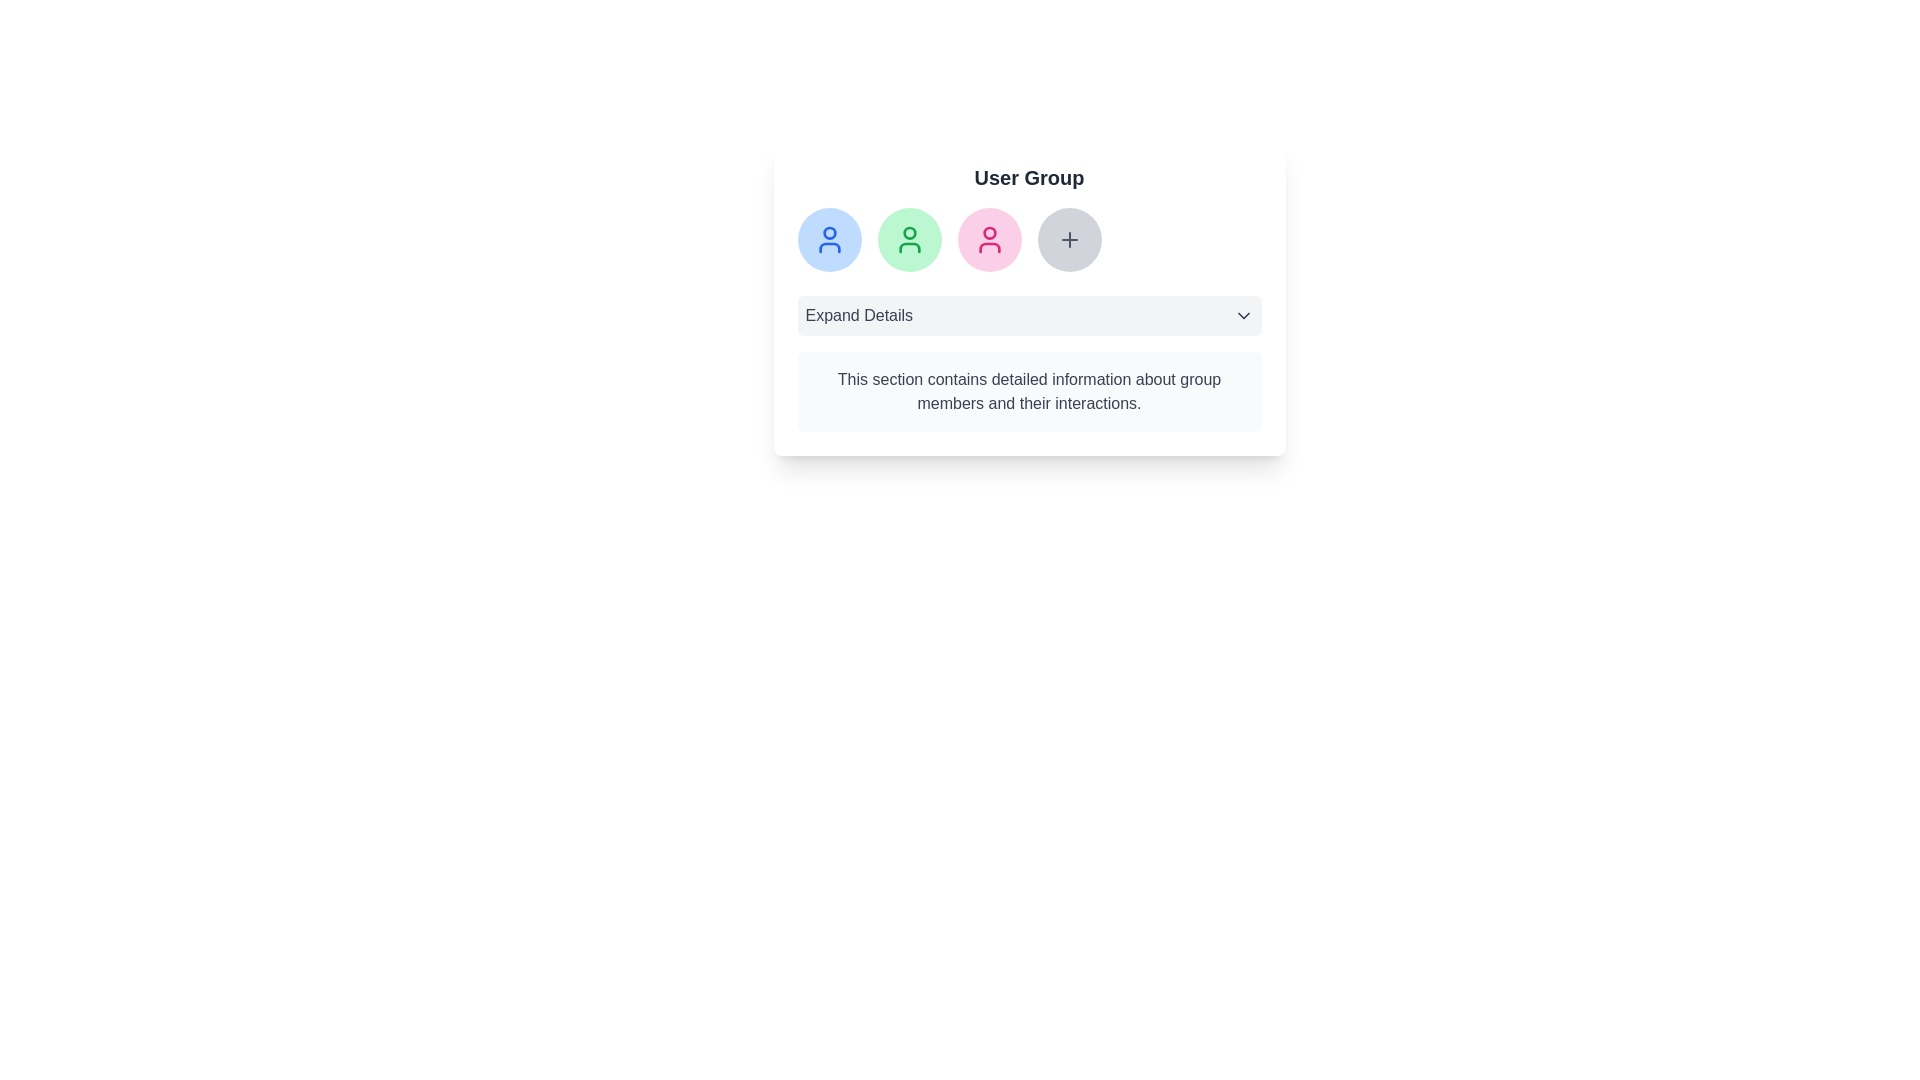 This screenshot has height=1080, width=1920. What do you see at coordinates (989, 232) in the screenshot?
I see `the pink user category icon, which is the second icon from the right in a horizontal arrangement of four circular profile icons within the 'User Group' card` at bounding box center [989, 232].